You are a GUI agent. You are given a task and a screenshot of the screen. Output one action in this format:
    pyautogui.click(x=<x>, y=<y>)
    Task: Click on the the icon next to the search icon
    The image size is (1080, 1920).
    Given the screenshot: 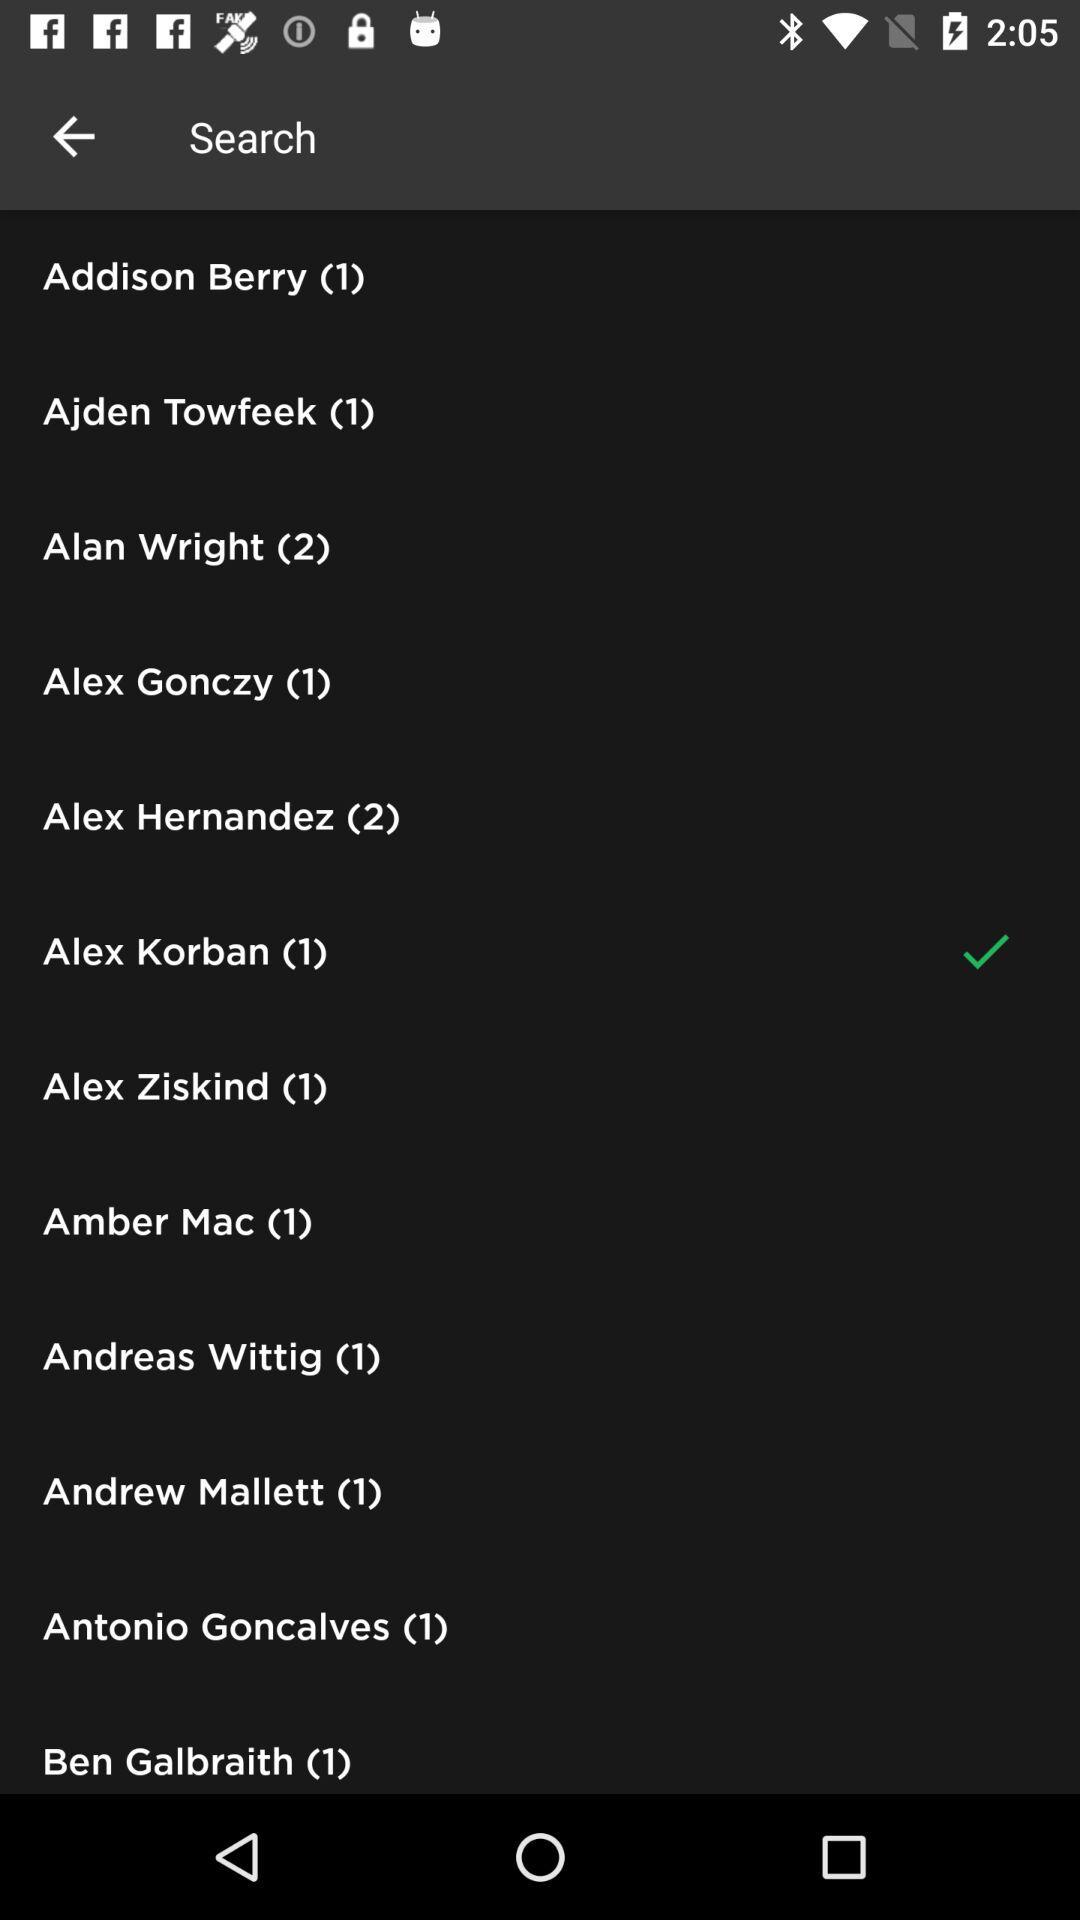 What is the action you would take?
    pyautogui.click(x=72, y=135)
    